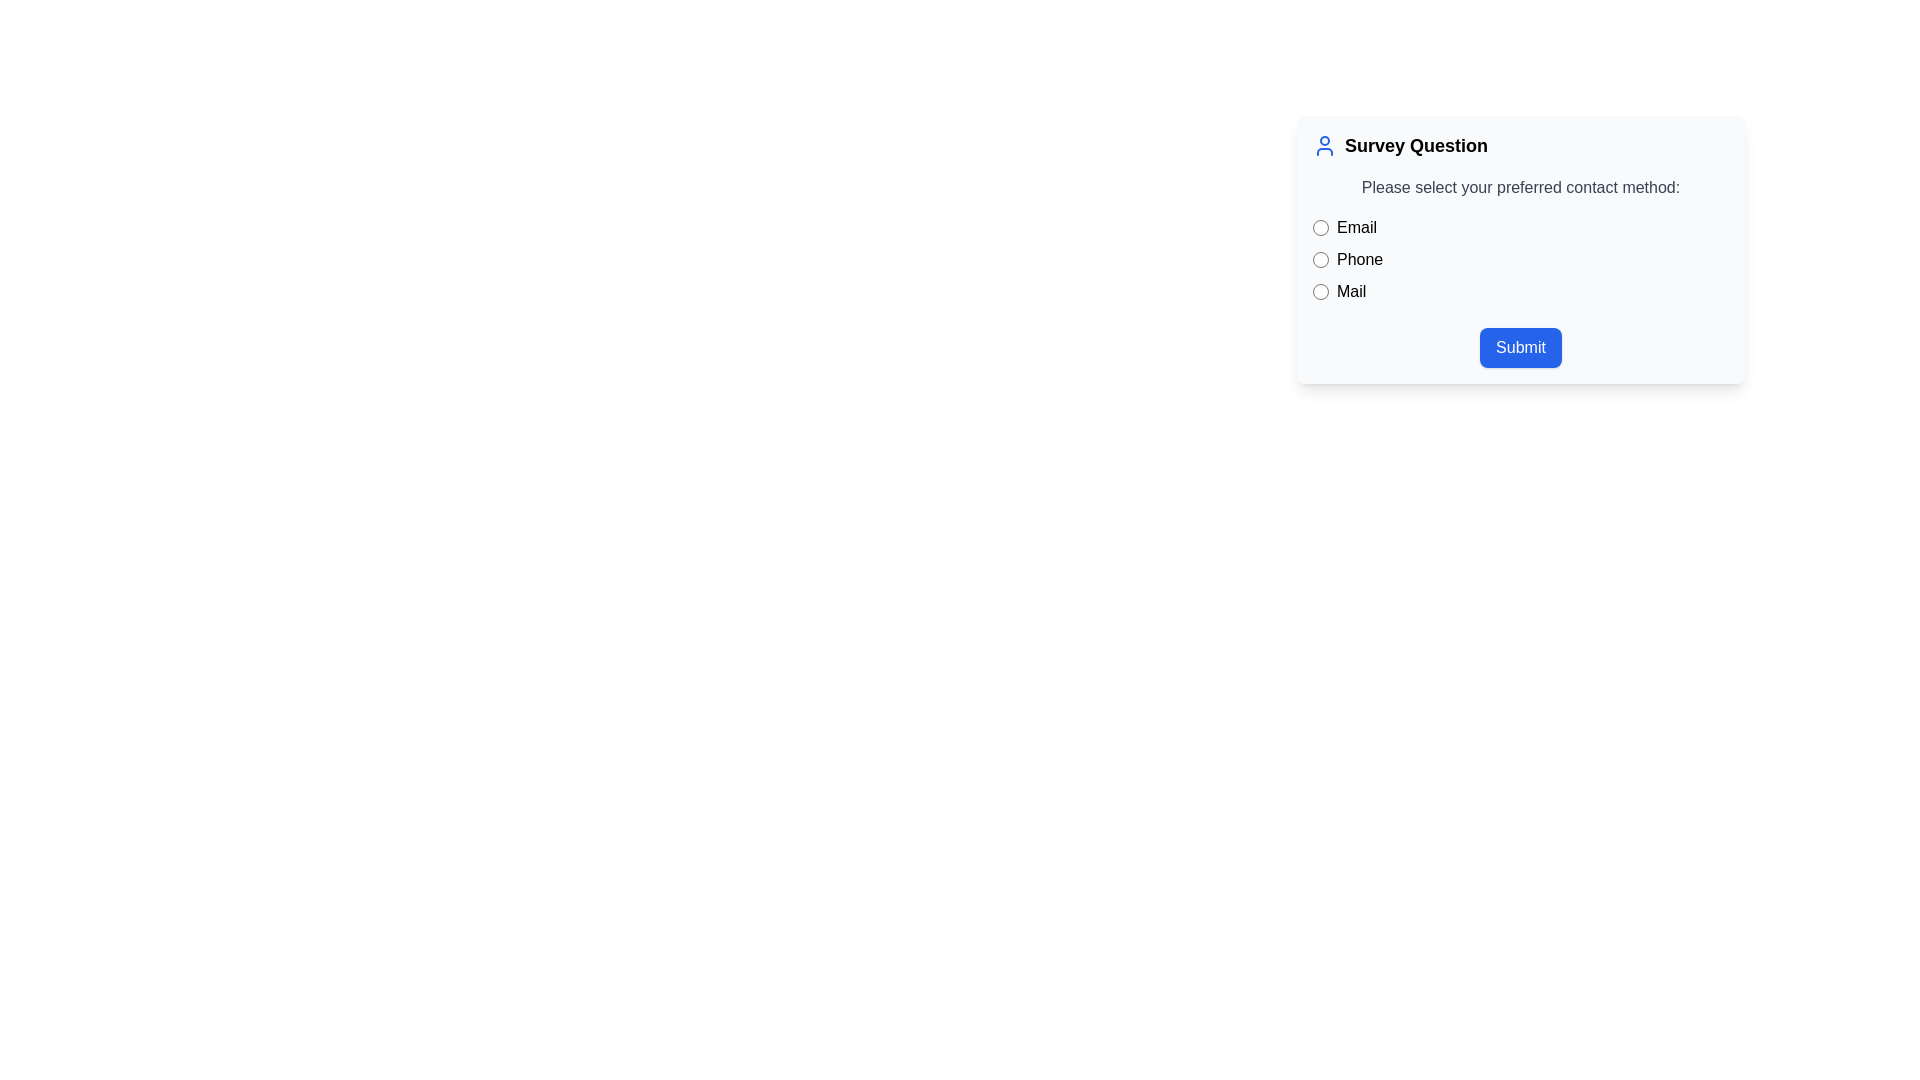 The width and height of the screenshot is (1920, 1080). Describe the element at coordinates (1520, 258) in the screenshot. I see `the radio button` at that location.